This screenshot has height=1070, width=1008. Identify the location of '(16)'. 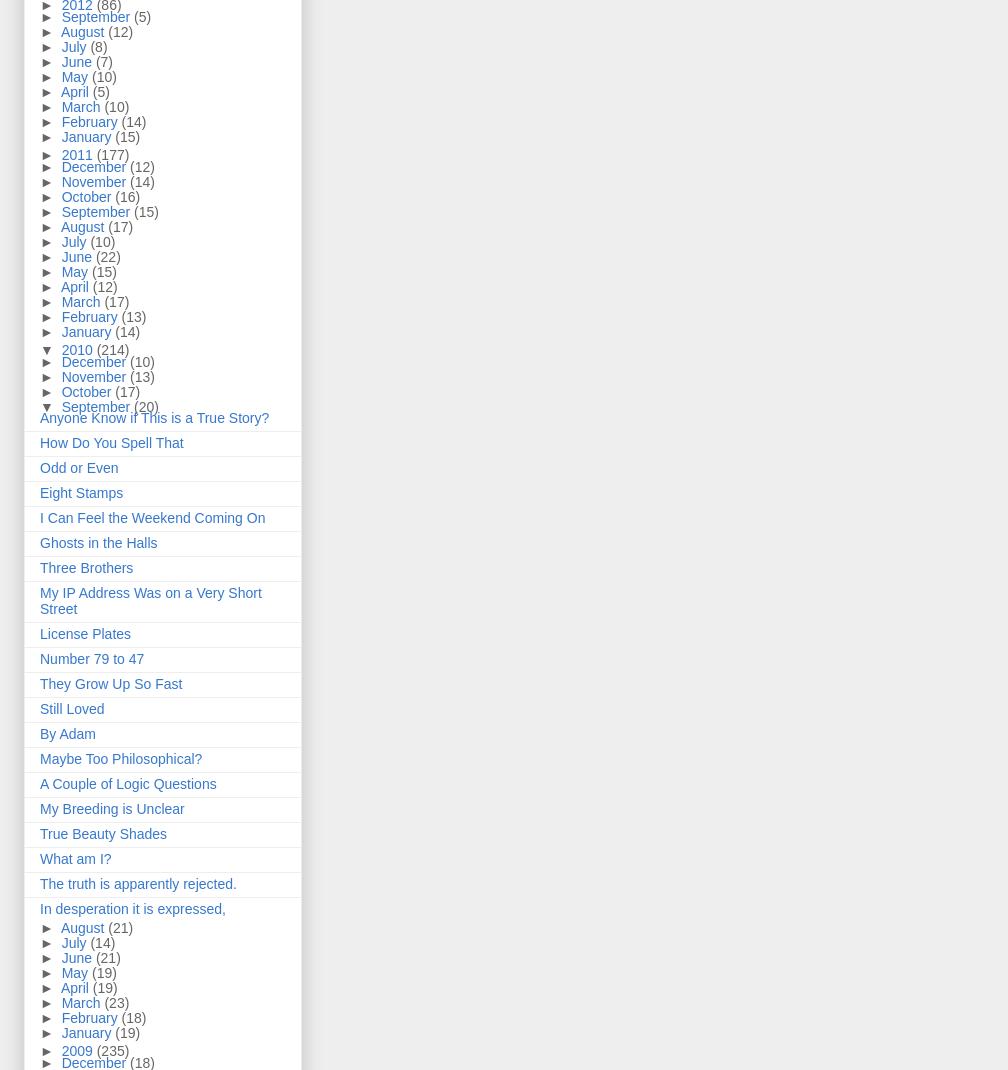
(127, 195).